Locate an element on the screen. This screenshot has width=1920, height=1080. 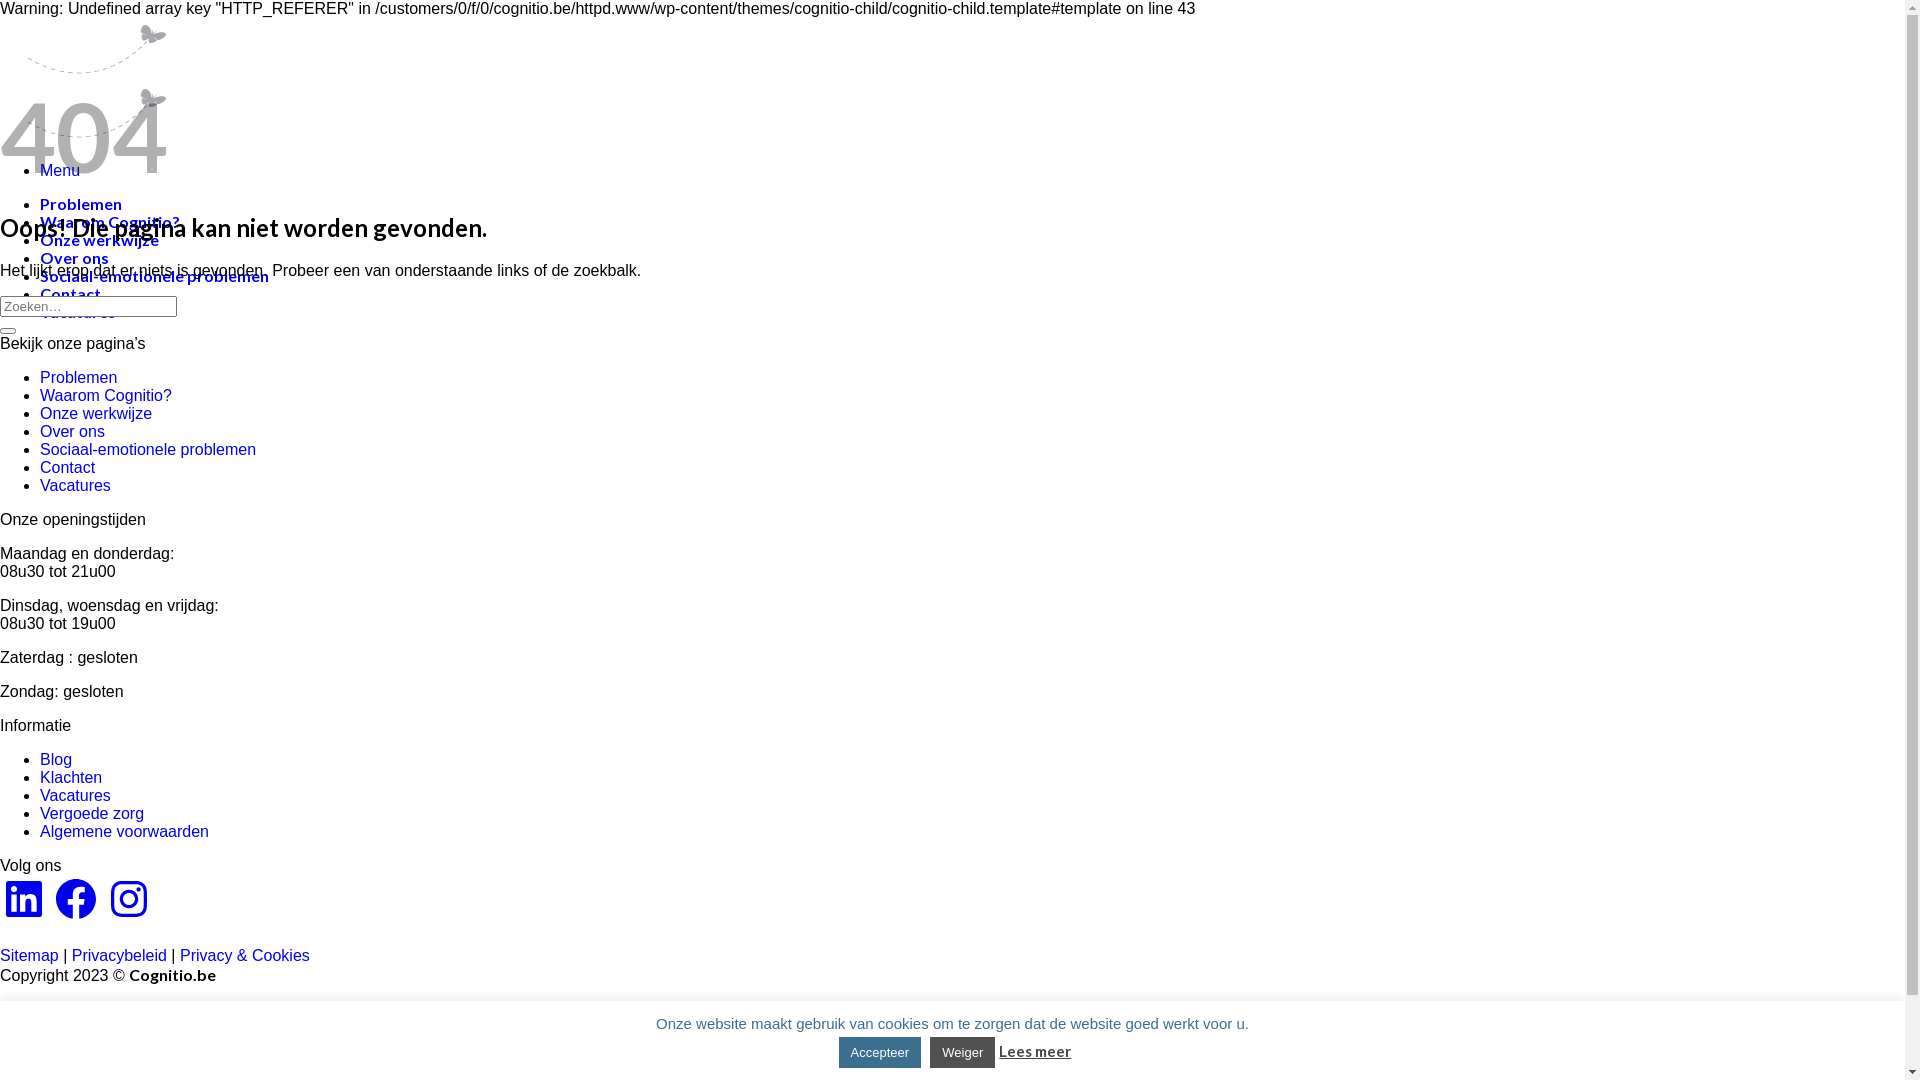
'Accepteer' is located at coordinates (880, 1051).